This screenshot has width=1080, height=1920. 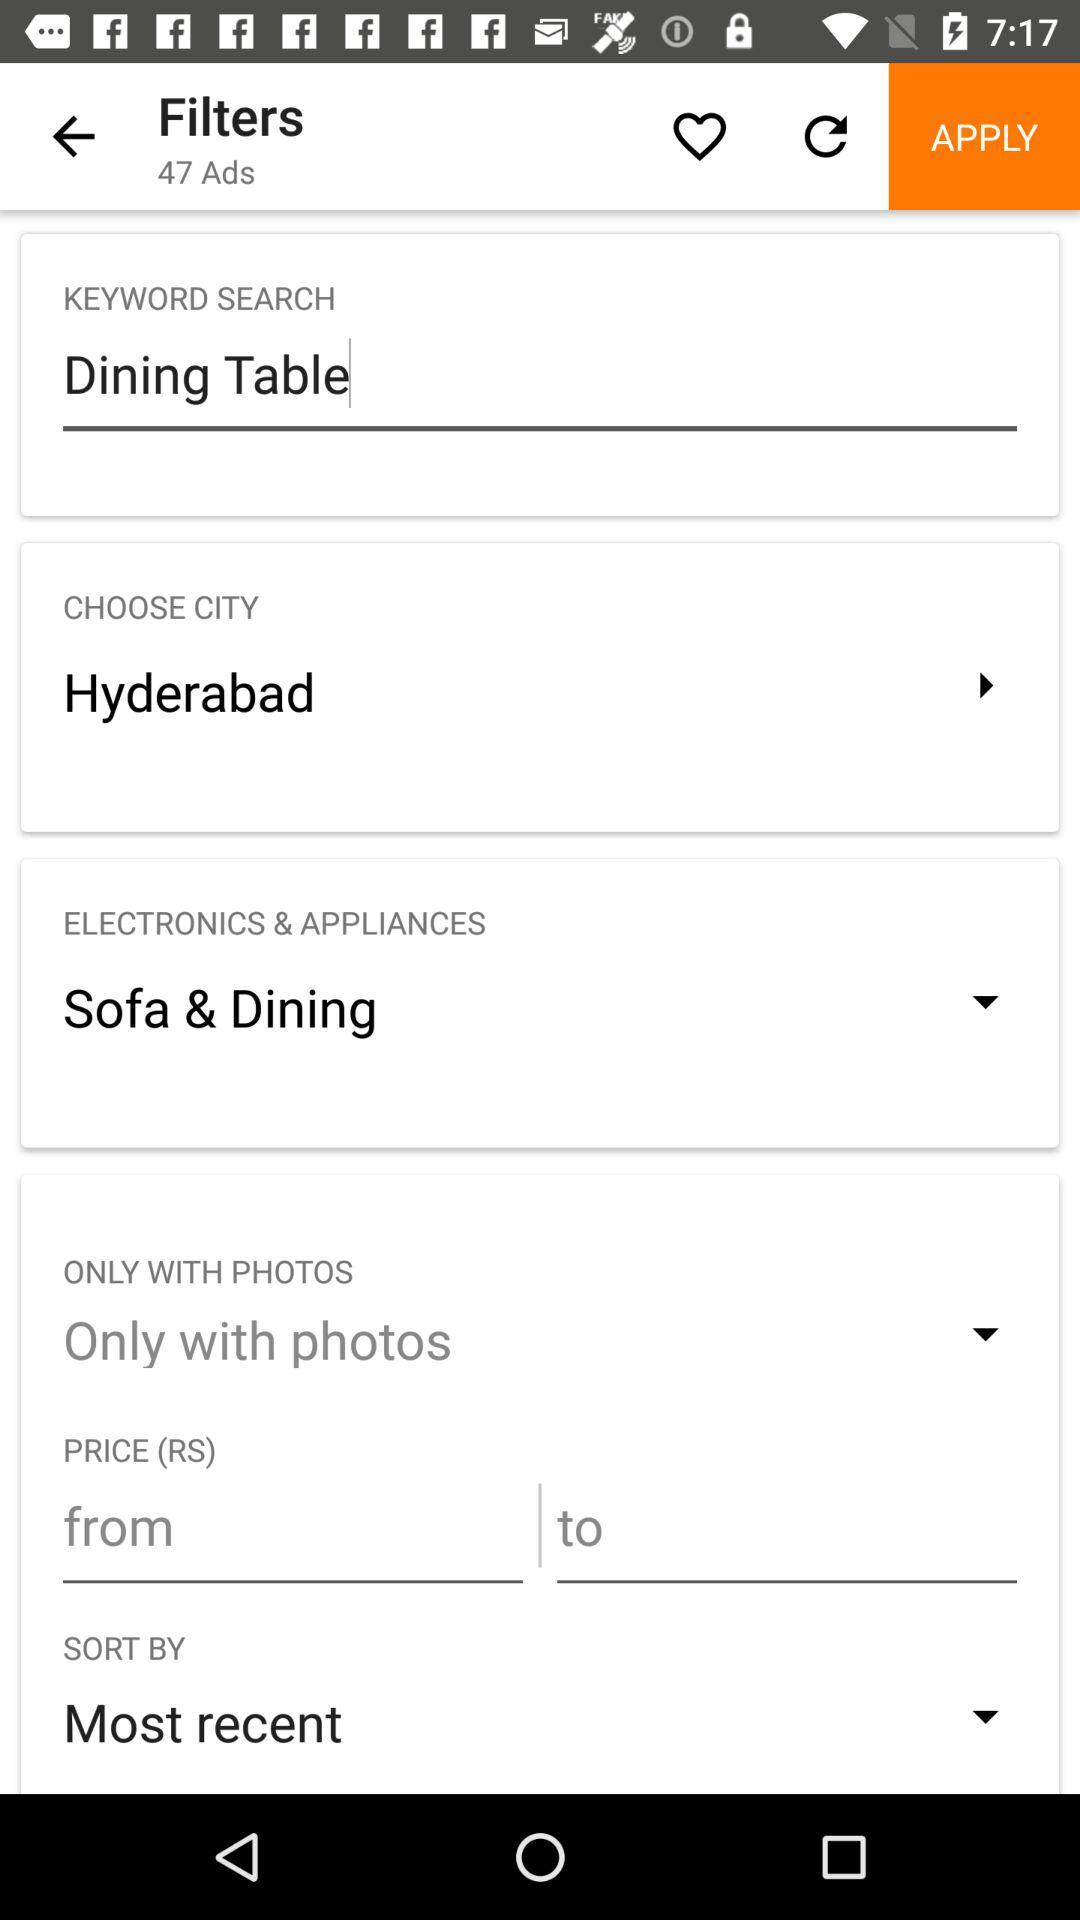 I want to click on app next to filters icon, so click(x=698, y=135).